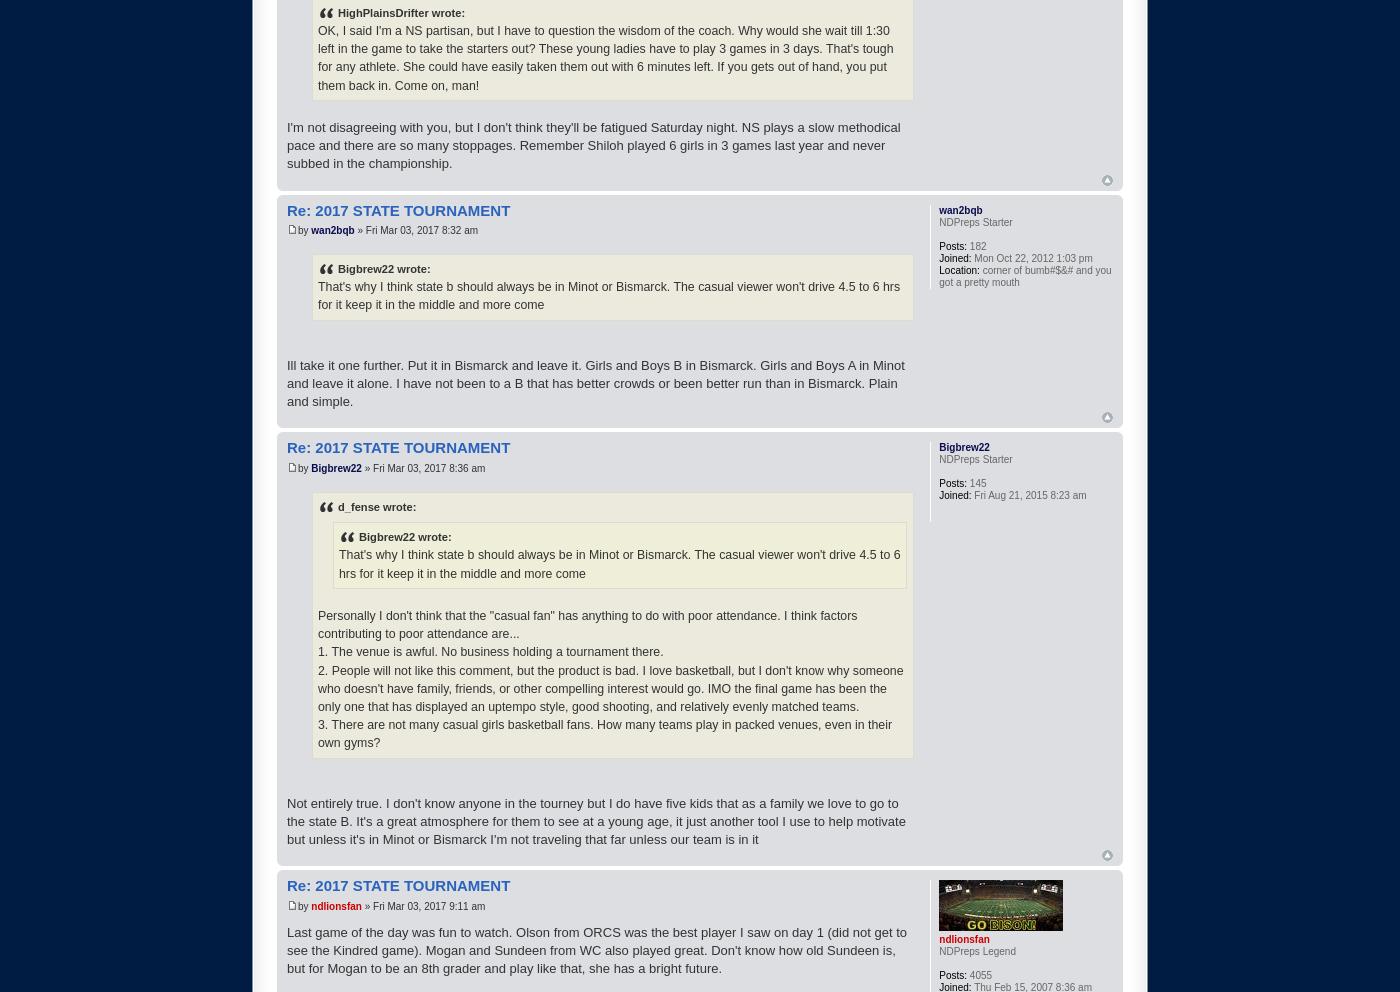 This screenshot has width=1400, height=992. What do you see at coordinates (596, 949) in the screenshot?
I see `'Last game of the day was fun to watch.  Olson from ORCS was the best player I saw on day 1 (did not get to see the Kindred game).  Mogan and Sundeen from WC also played great.  Don't know how old Sundeen is, but for Mogan to be an 8th grader and play like that, she has a bright future.'` at bounding box center [596, 949].